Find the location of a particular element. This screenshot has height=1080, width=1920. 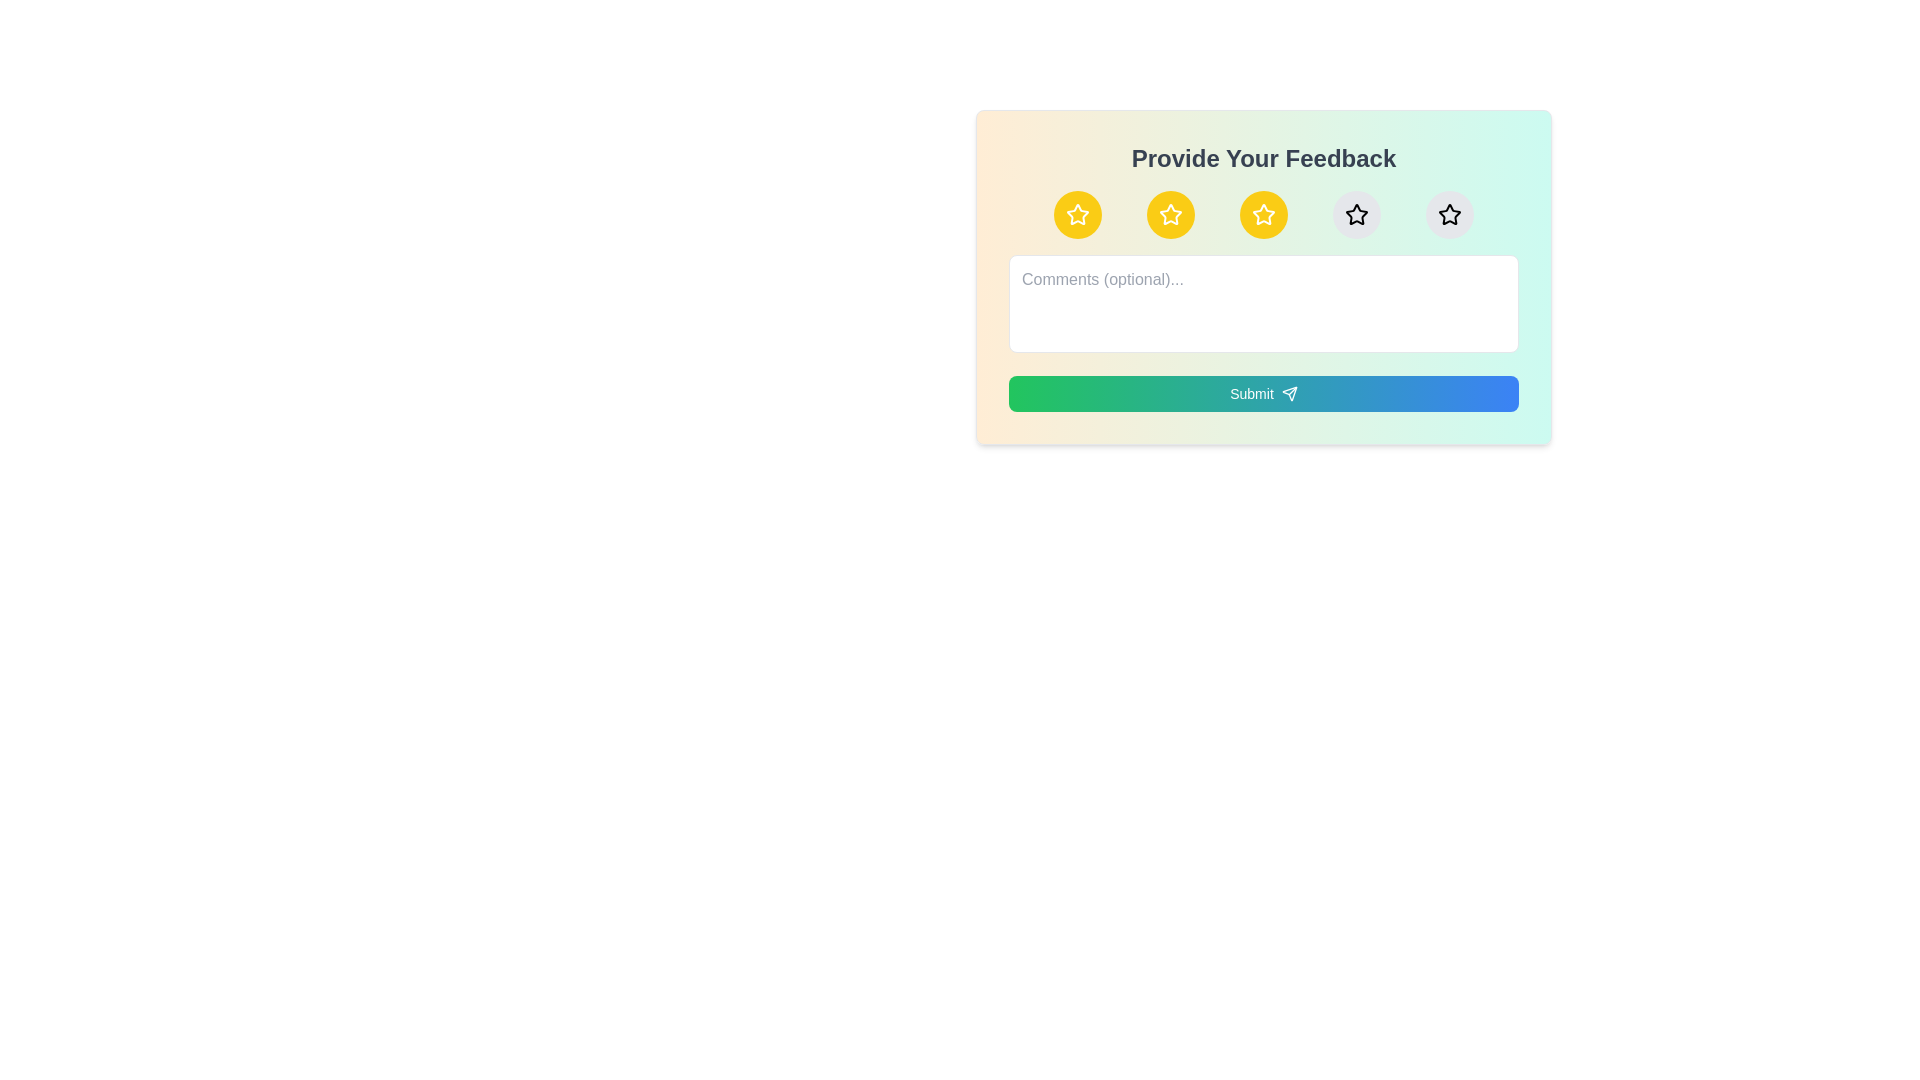

the star corresponding to the desired rating 5 is located at coordinates (1449, 215).